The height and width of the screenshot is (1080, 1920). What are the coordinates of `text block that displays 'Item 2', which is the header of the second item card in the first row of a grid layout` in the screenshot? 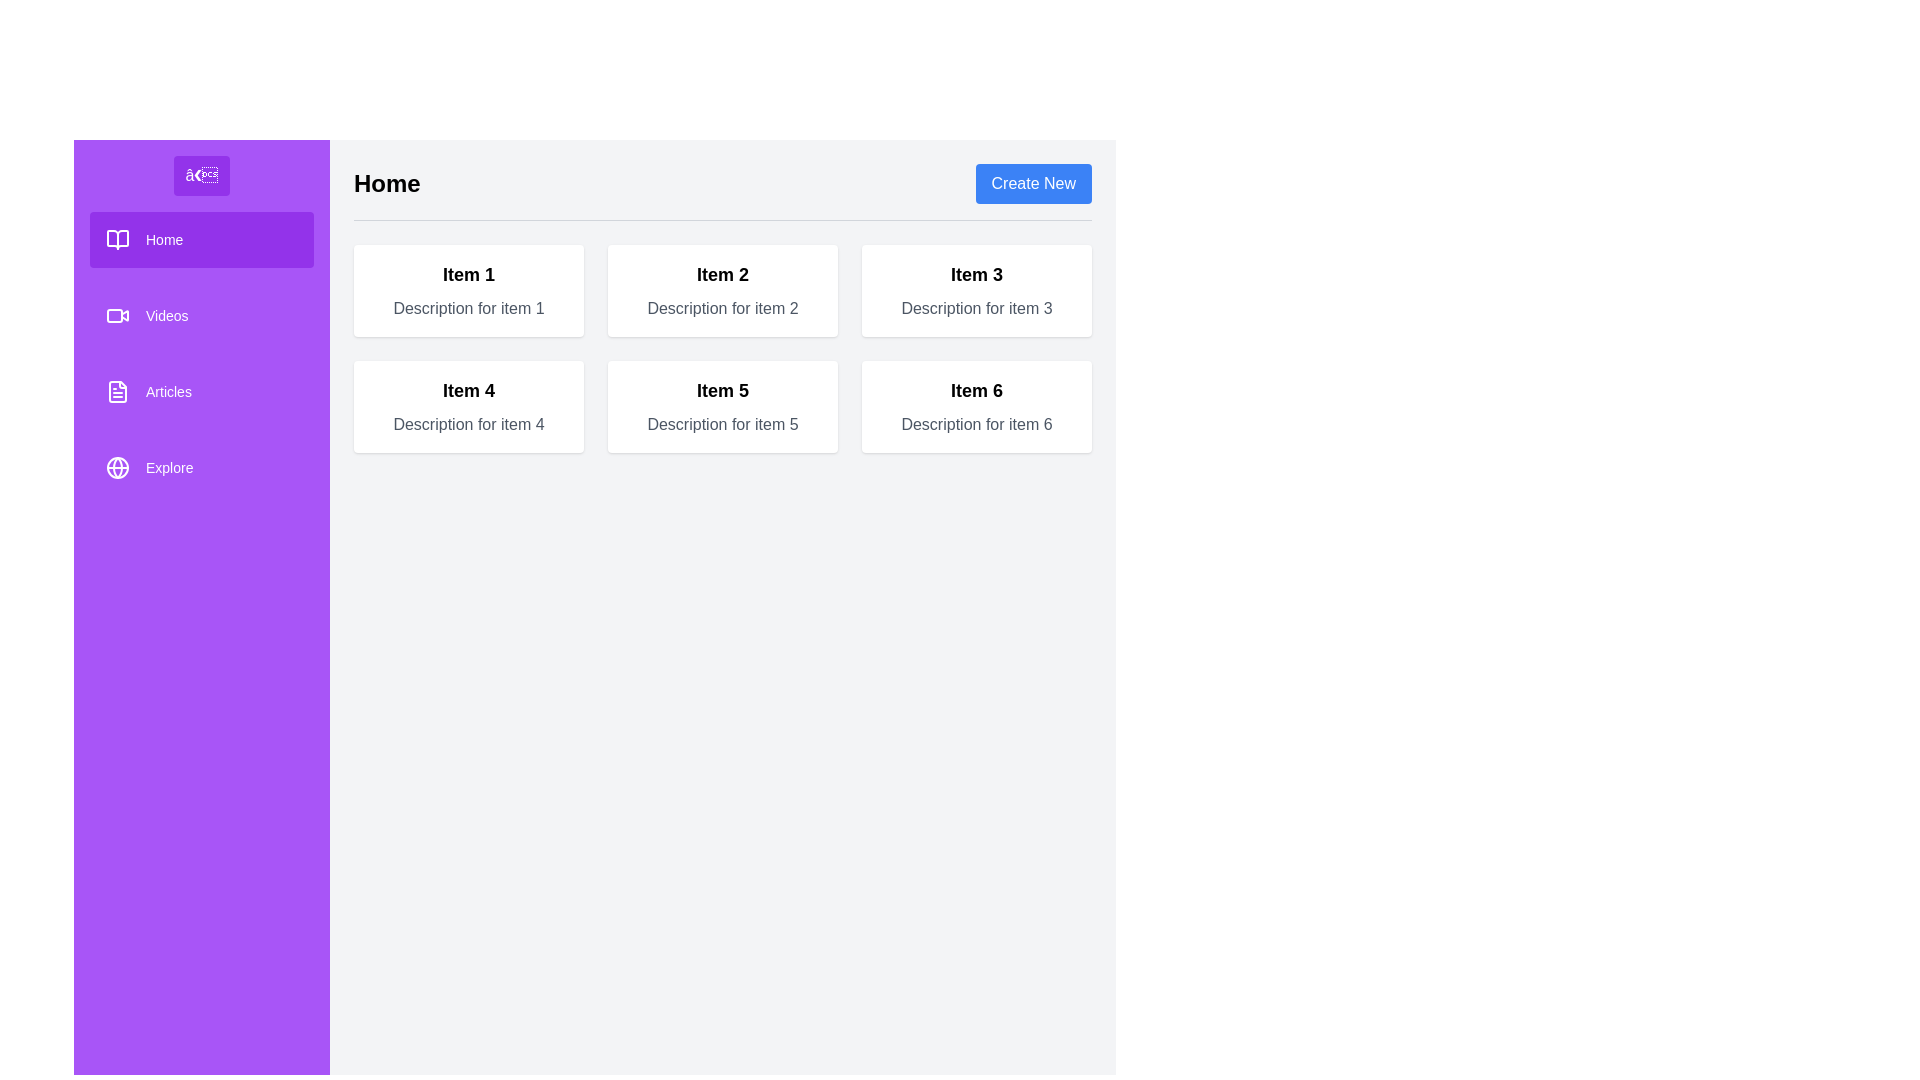 It's located at (722, 274).